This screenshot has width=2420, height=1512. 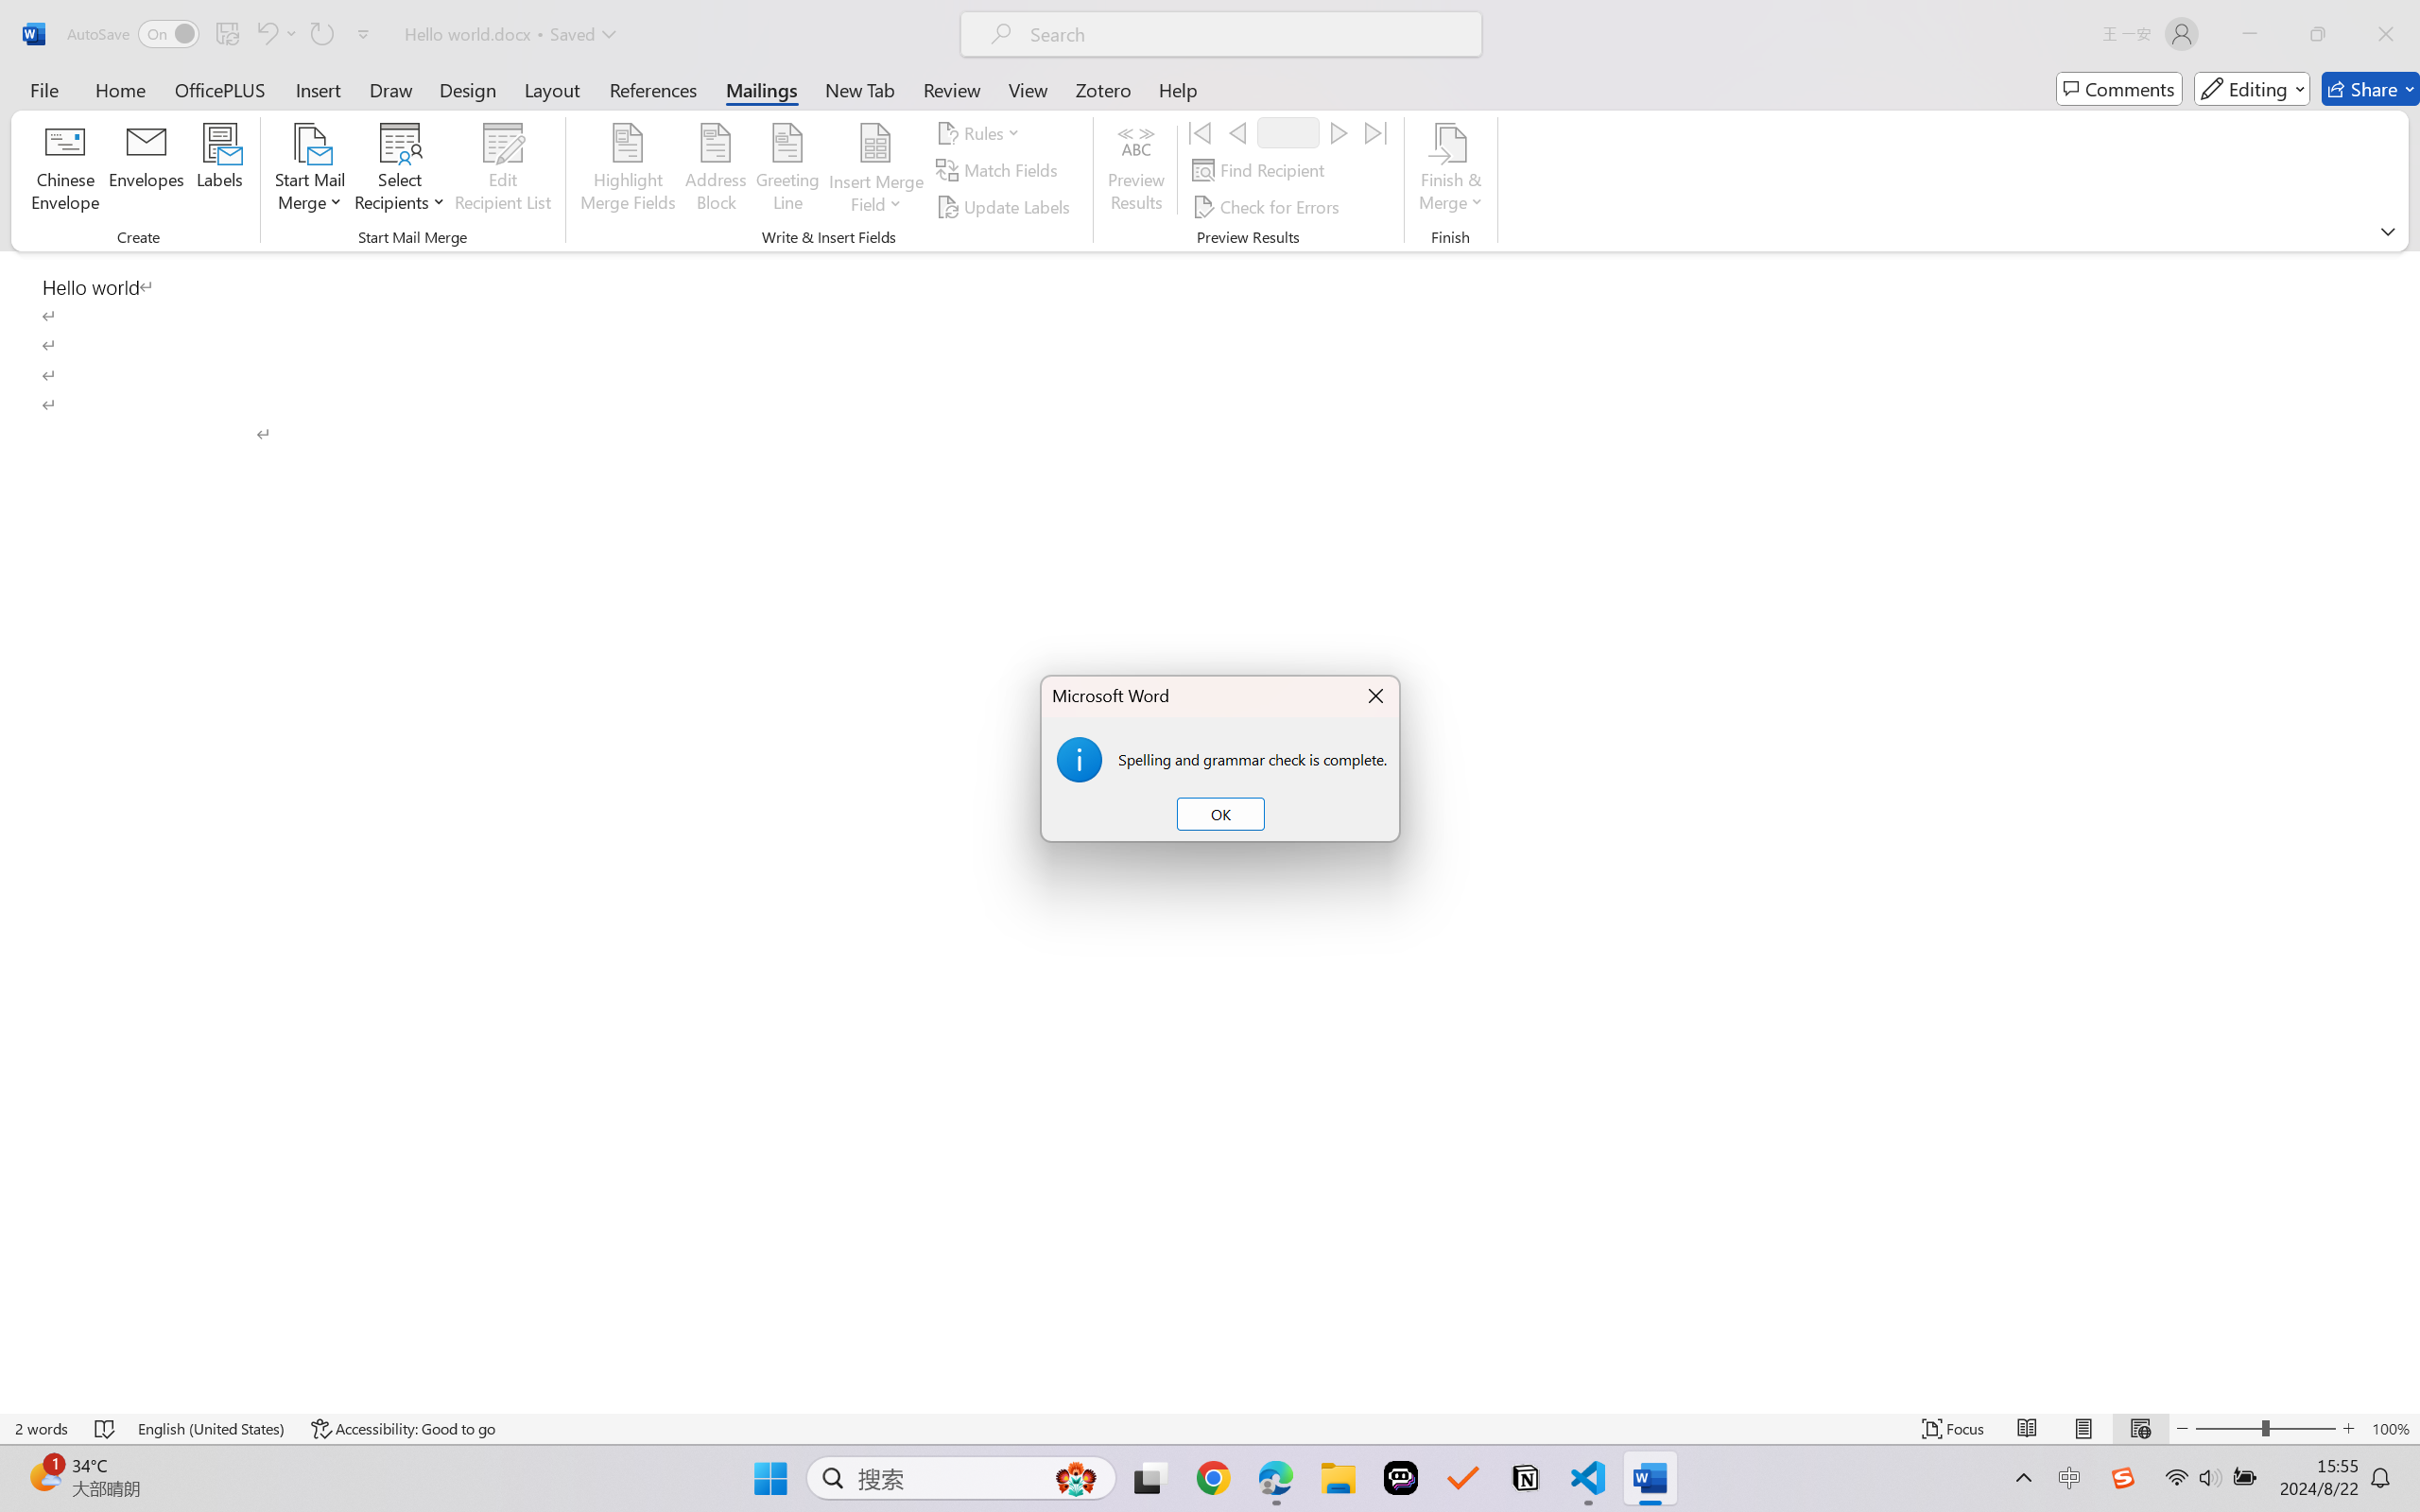 What do you see at coordinates (503, 170) in the screenshot?
I see `'Edit Recipient List...'` at bounding box center [503, 170].